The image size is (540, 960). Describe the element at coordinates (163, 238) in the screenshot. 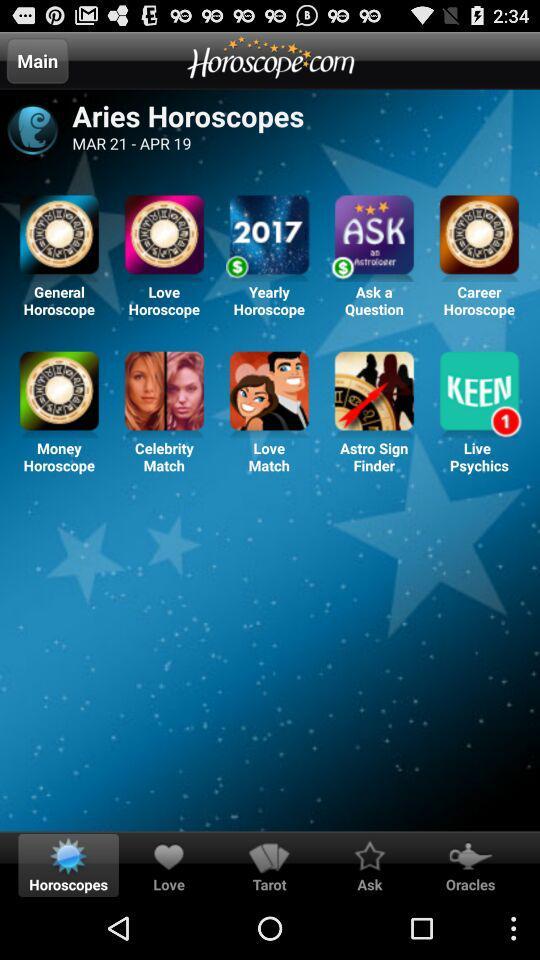

I see `love horoscope option` at that location.